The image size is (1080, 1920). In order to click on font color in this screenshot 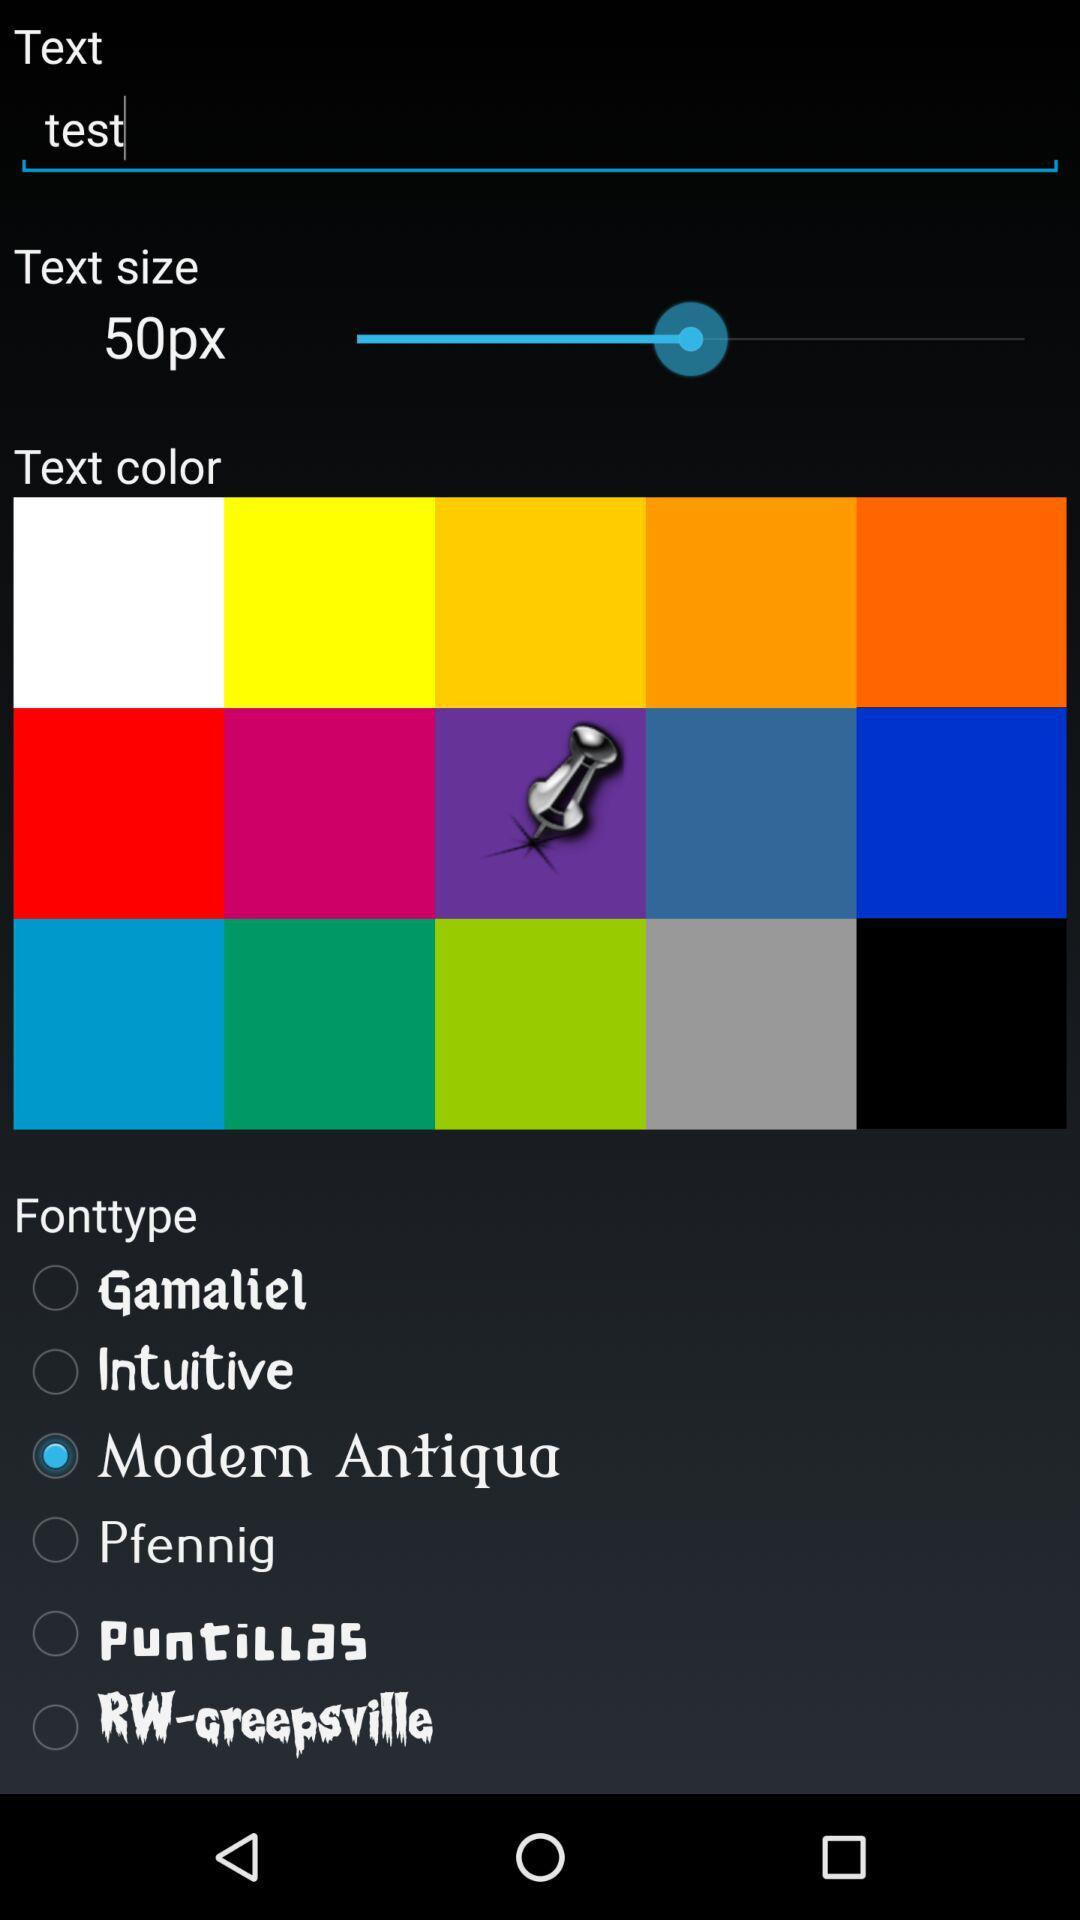, I will do `click(751, 1024)`.